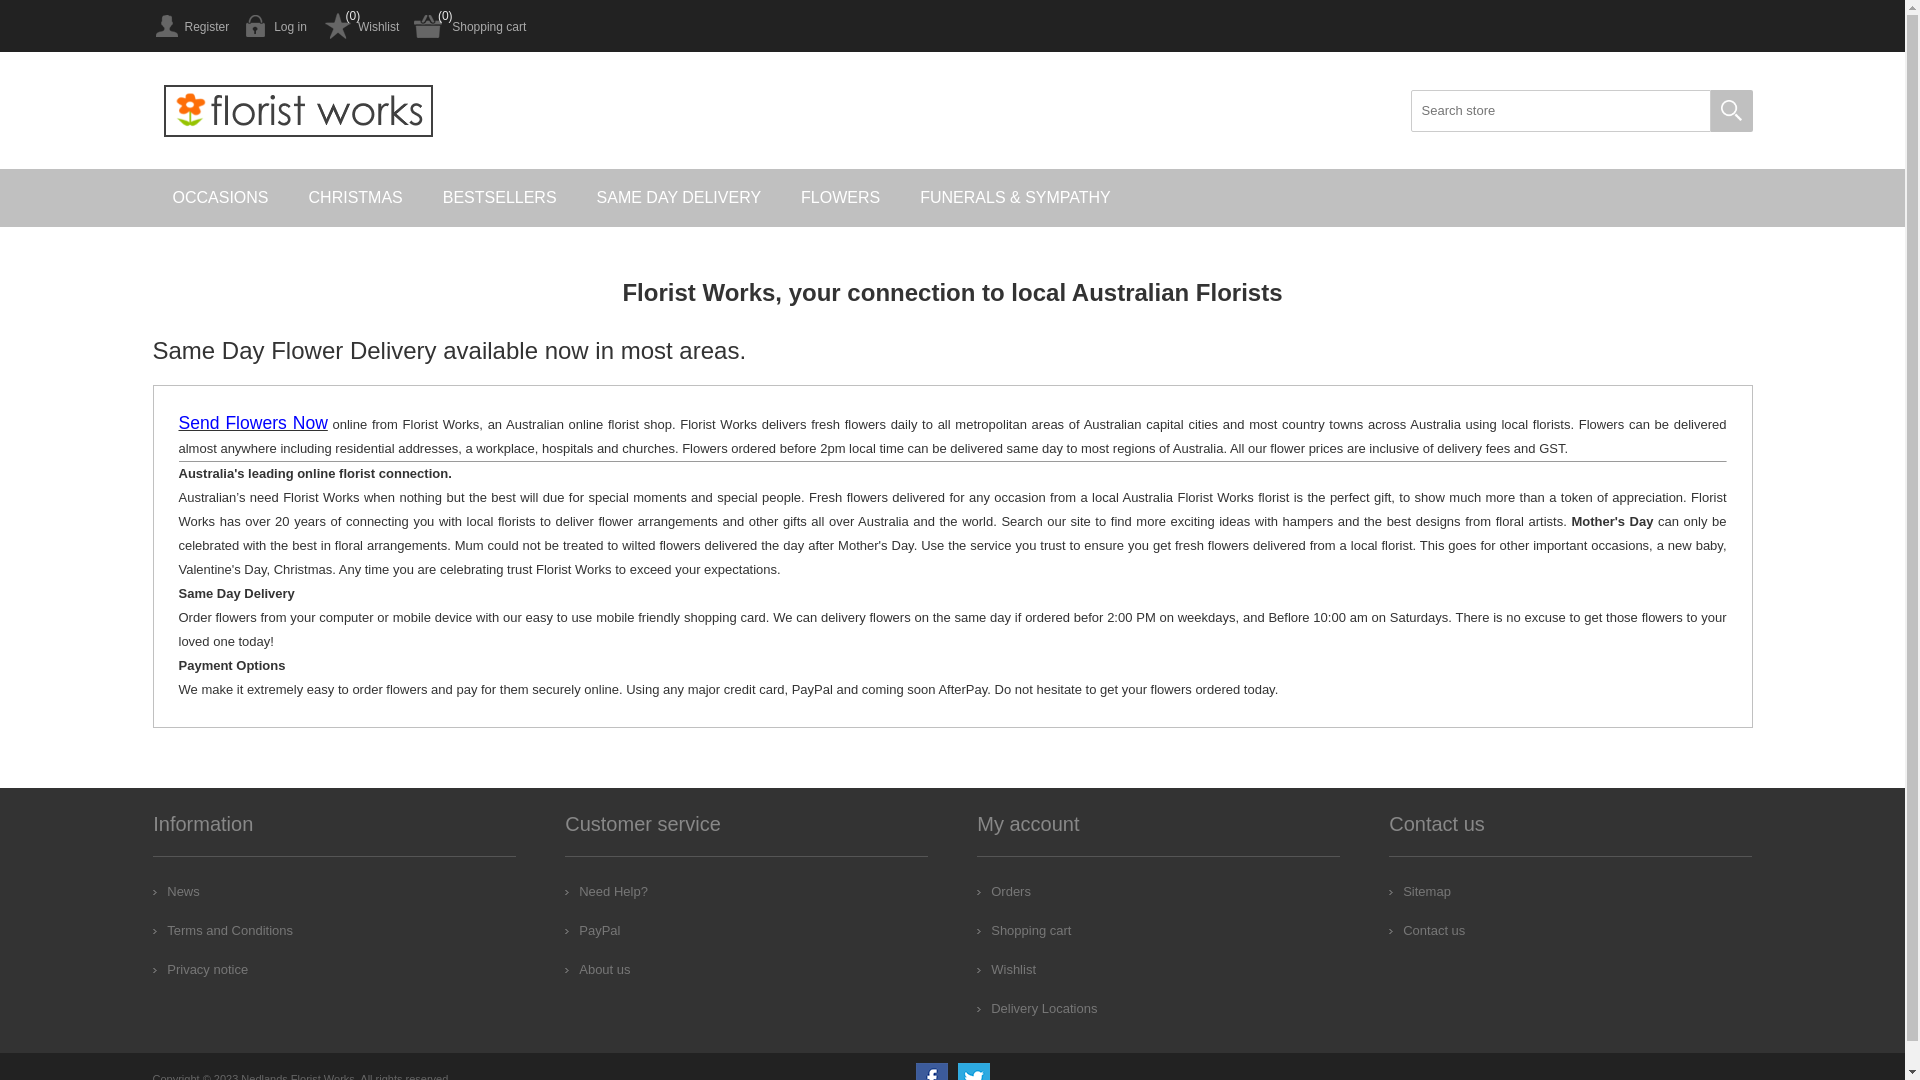 The height and width of the screenshot is (1080, 1920). What do you see at coordinates (1425, 930) in the screenshot?
I see `'Contact us'` at bounding box center [1425, 930].